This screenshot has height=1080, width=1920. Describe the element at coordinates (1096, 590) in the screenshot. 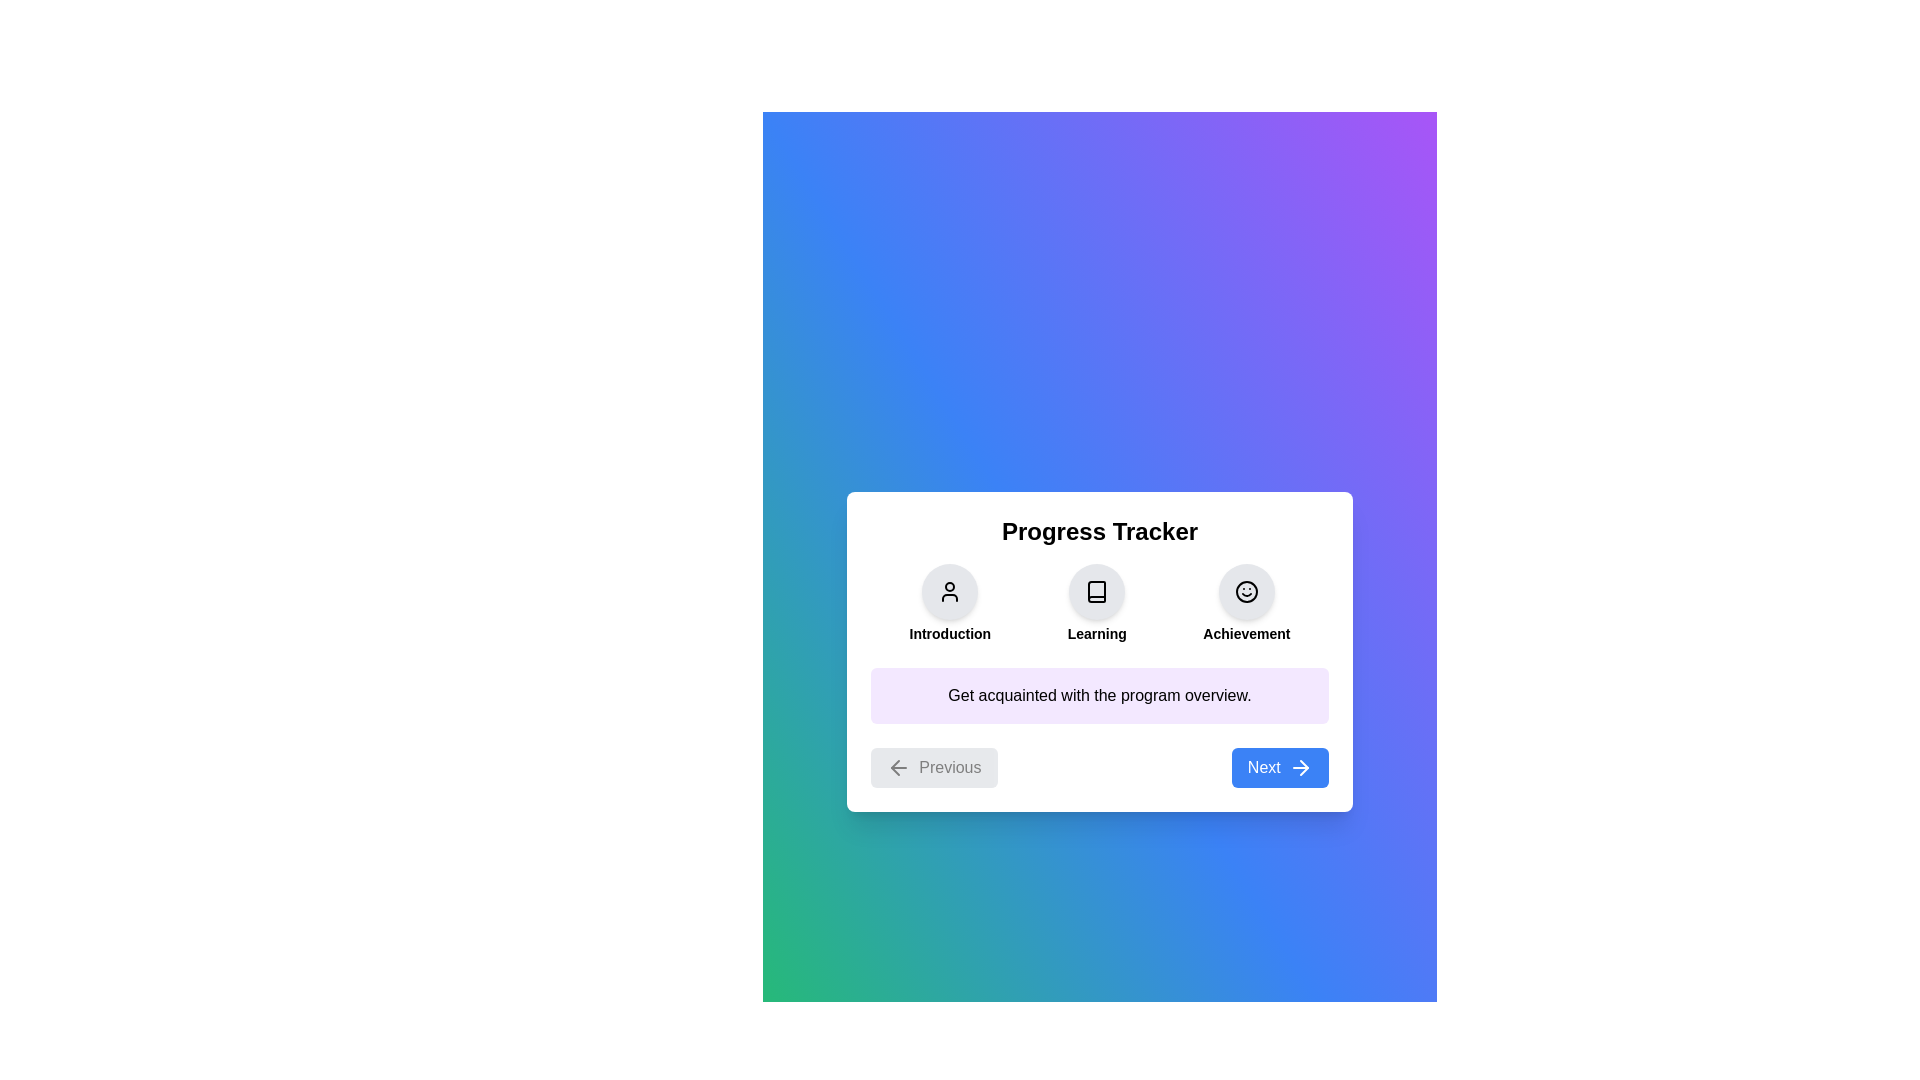

I see `the Learning section icon to view its details` at that location.